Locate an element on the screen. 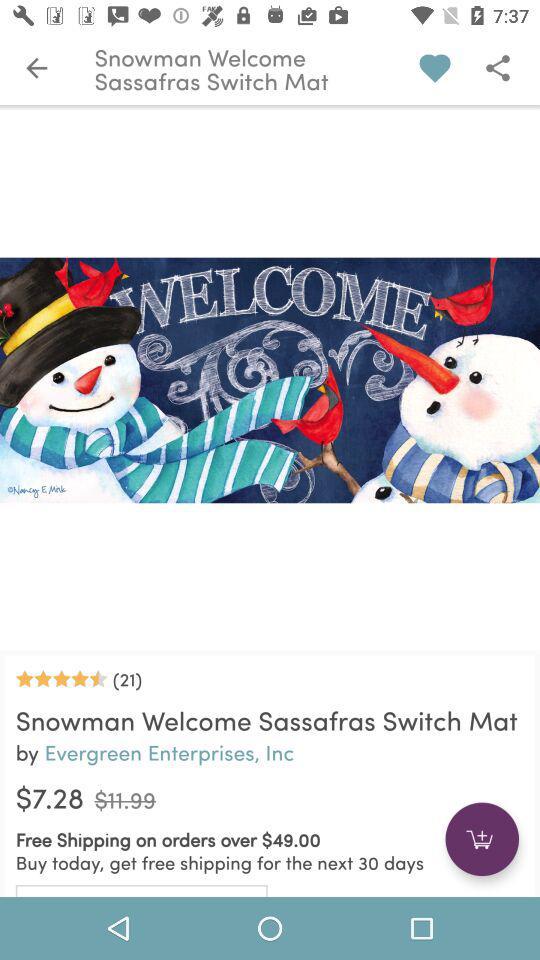 The width and height of the screenshot is (540, 960). the text below snowman welcome sassafras switch mat is located at coordinates (270, 750).